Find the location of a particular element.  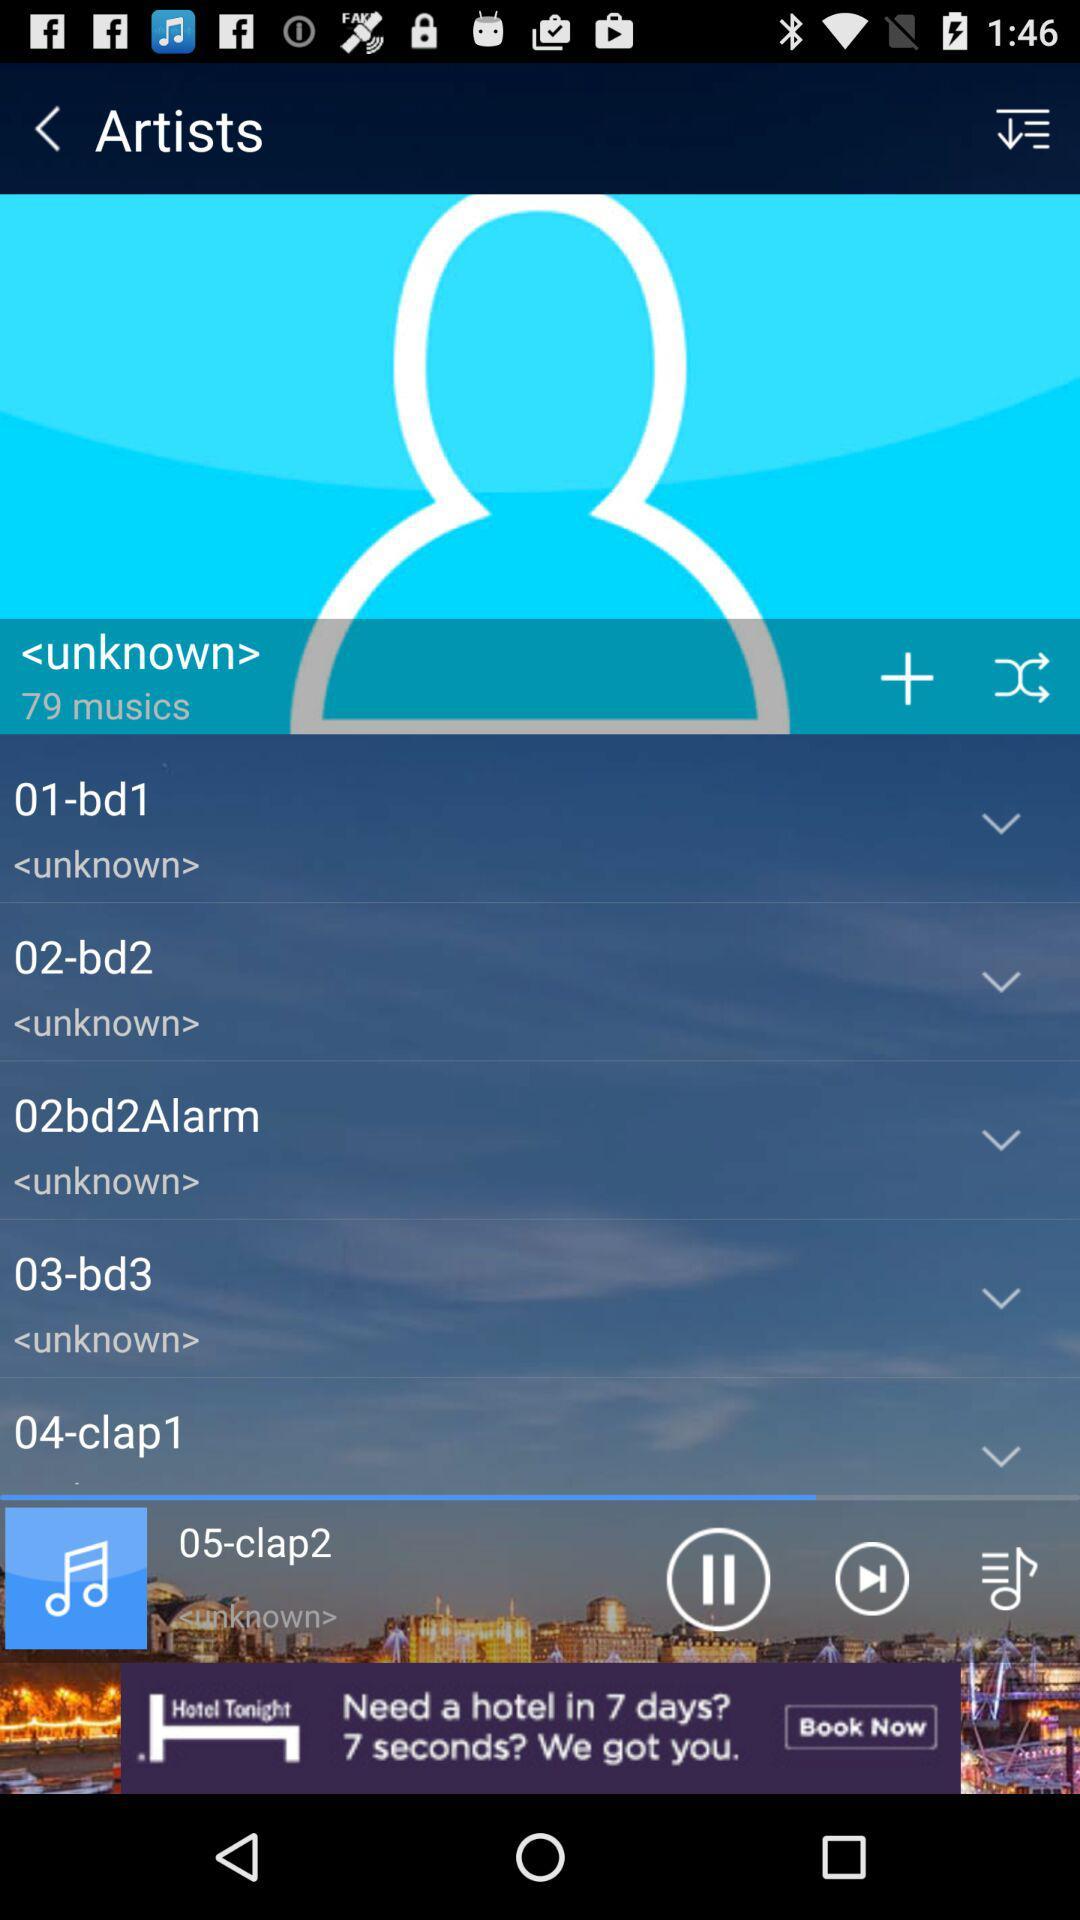

the app next to the 06-crash1 app is located at coordinates (716, 1577).